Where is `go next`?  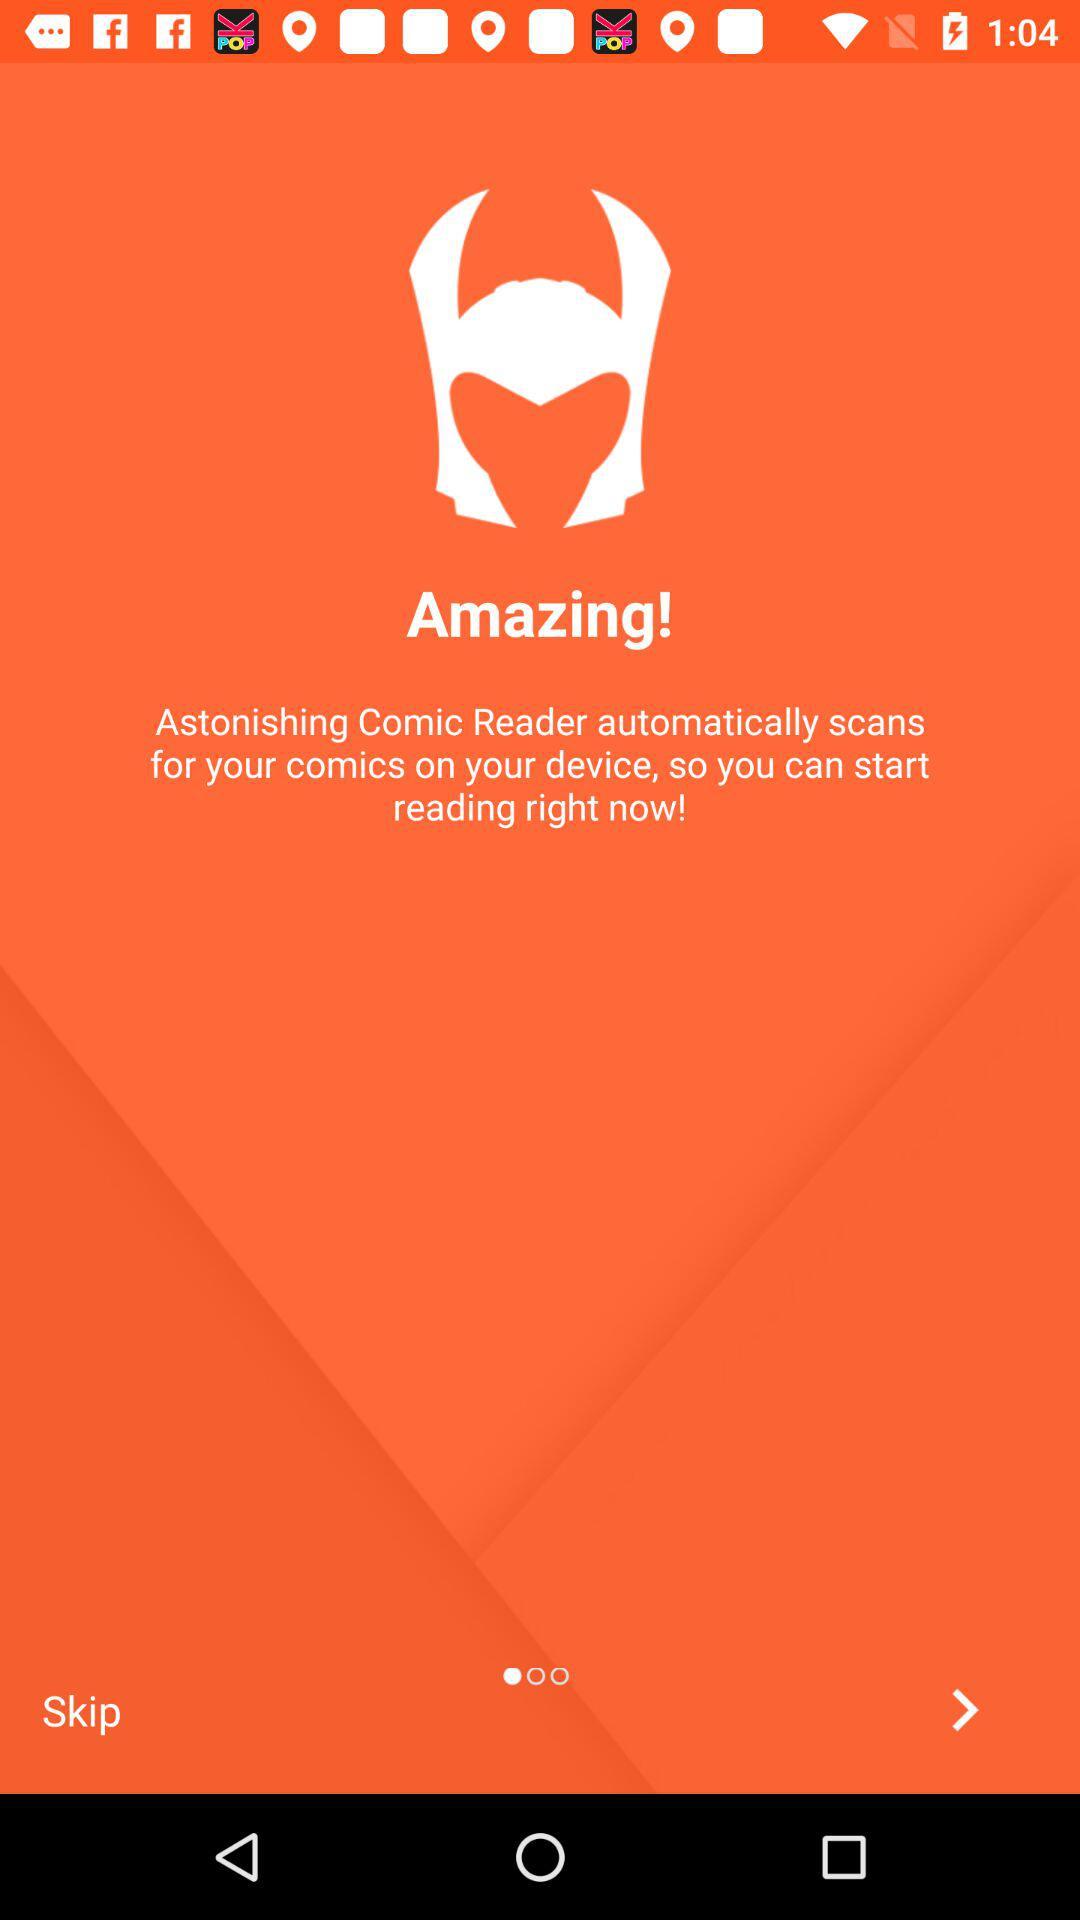
go next is located at coordinates (963, 1708).